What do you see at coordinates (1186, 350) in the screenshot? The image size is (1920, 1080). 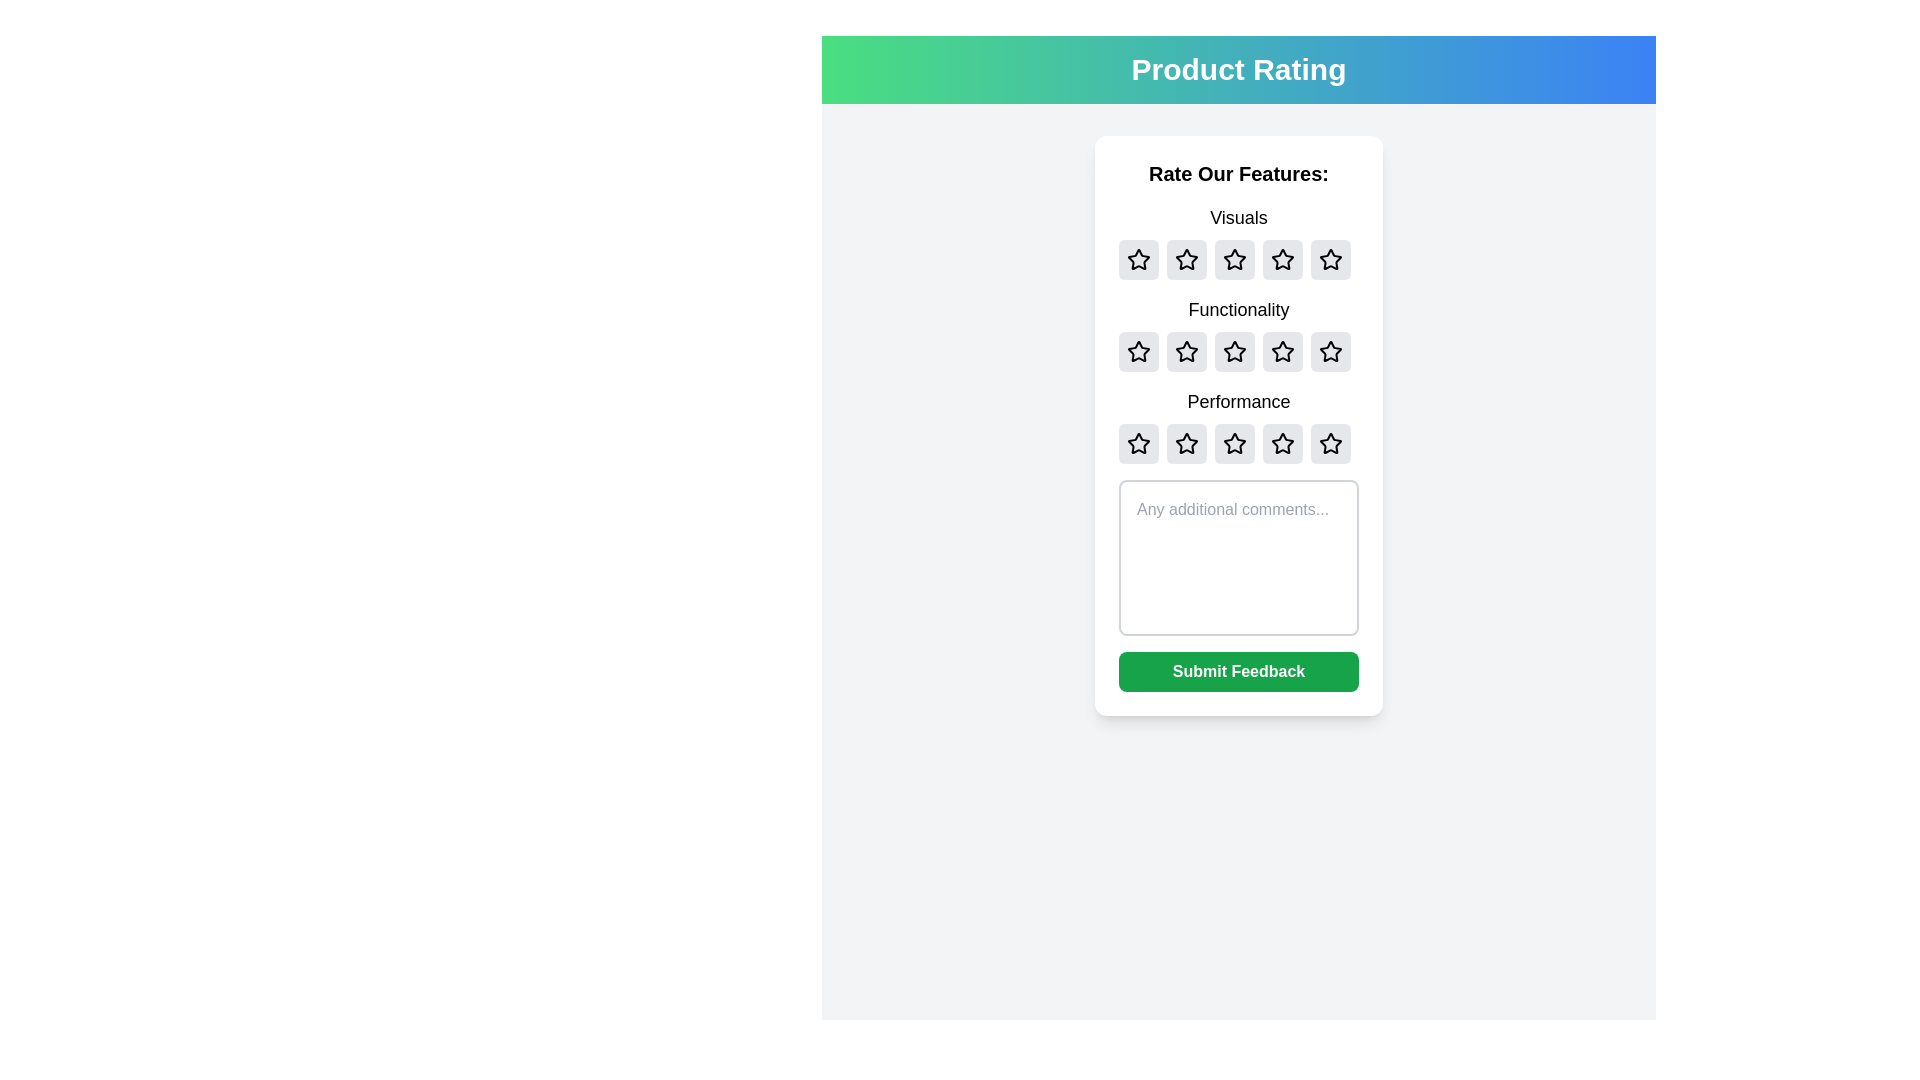 I see `the second star from the left in the 'Functionality' rating grid to indicate its selection state` at bounding box center [1186, 350].